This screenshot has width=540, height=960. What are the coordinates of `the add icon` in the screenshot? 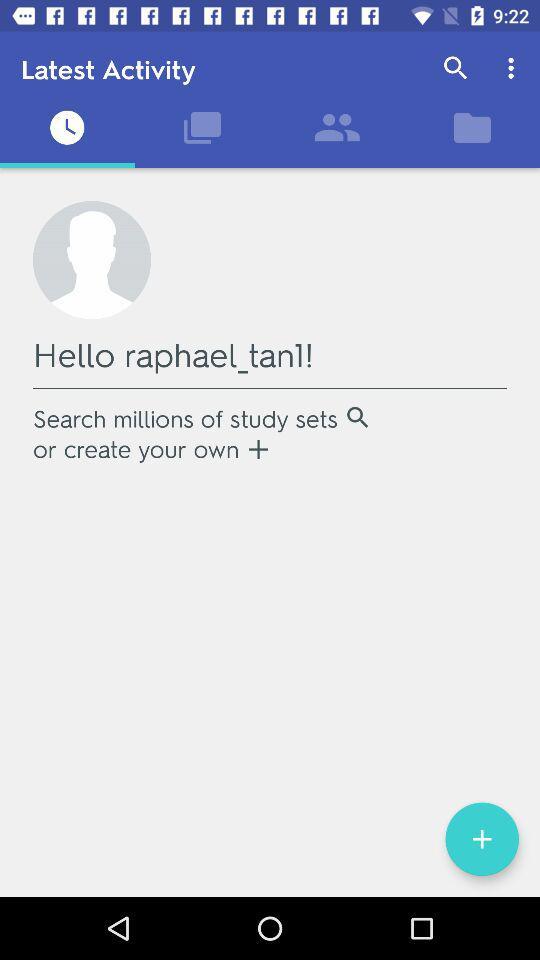 It's located at (481, 839).